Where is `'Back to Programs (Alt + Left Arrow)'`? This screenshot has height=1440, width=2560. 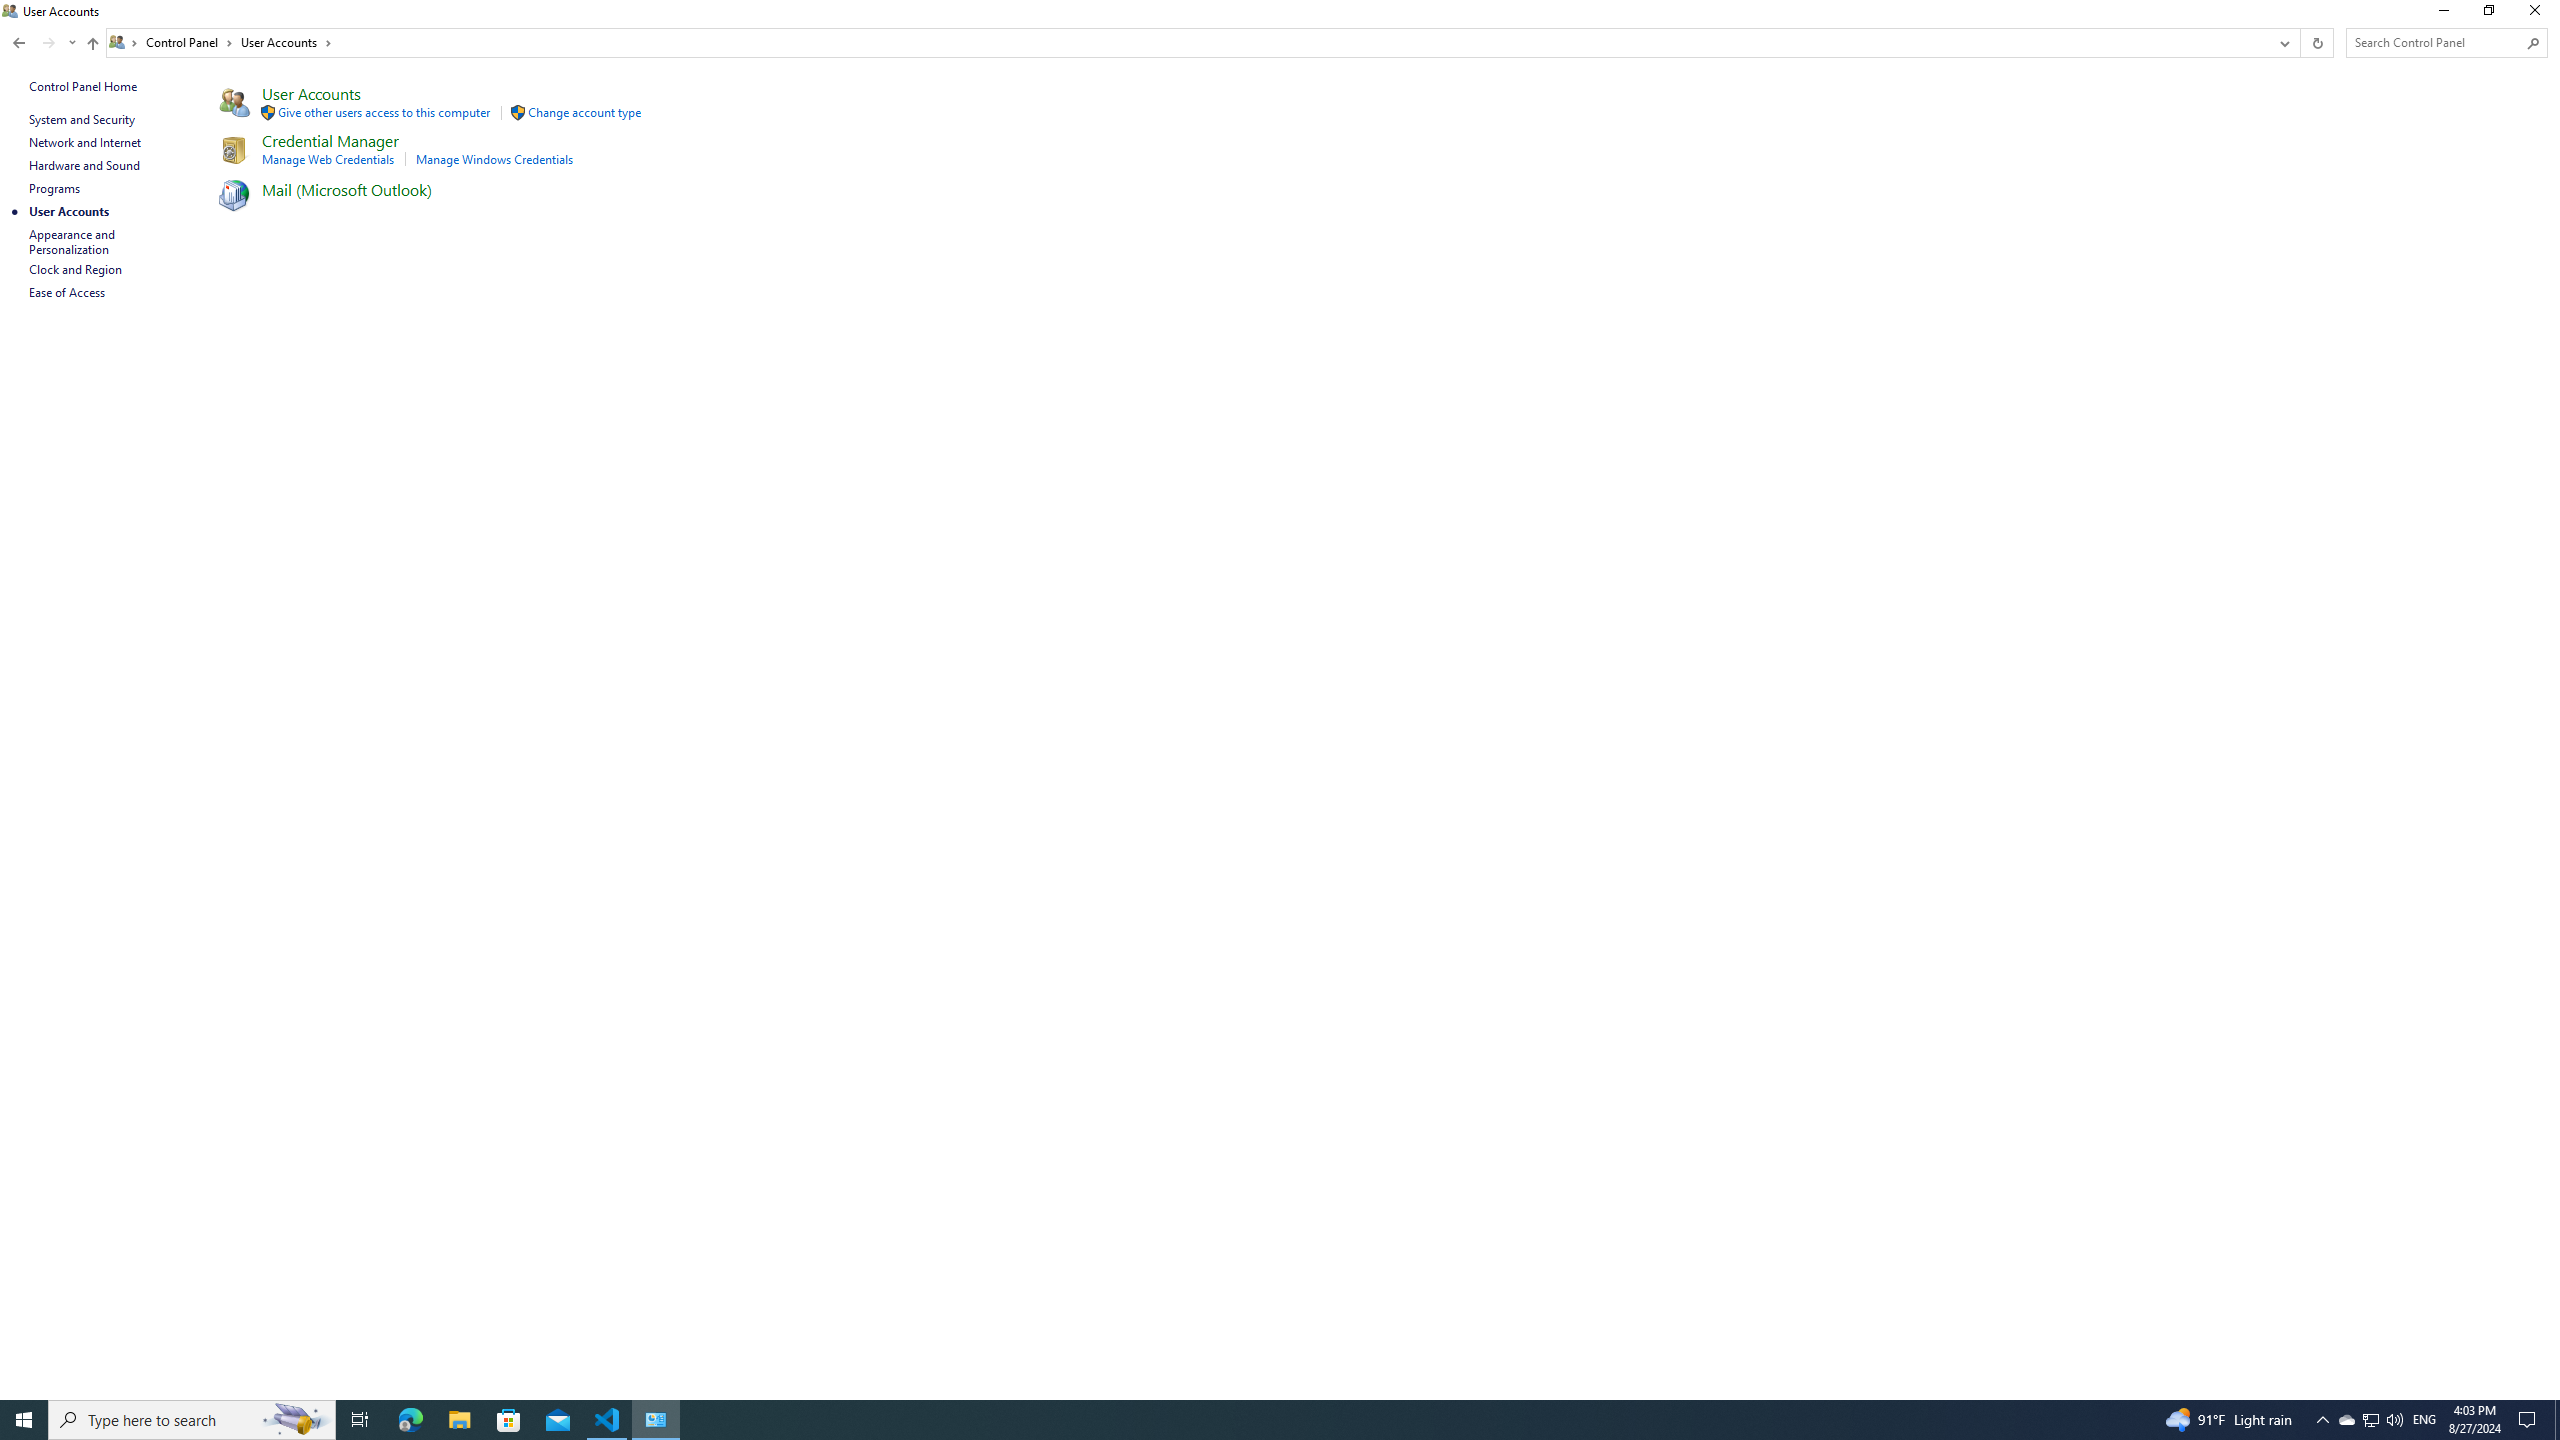 'Back to Programs (Alt + Left Arrow)' is located at coordinates (19, 42).